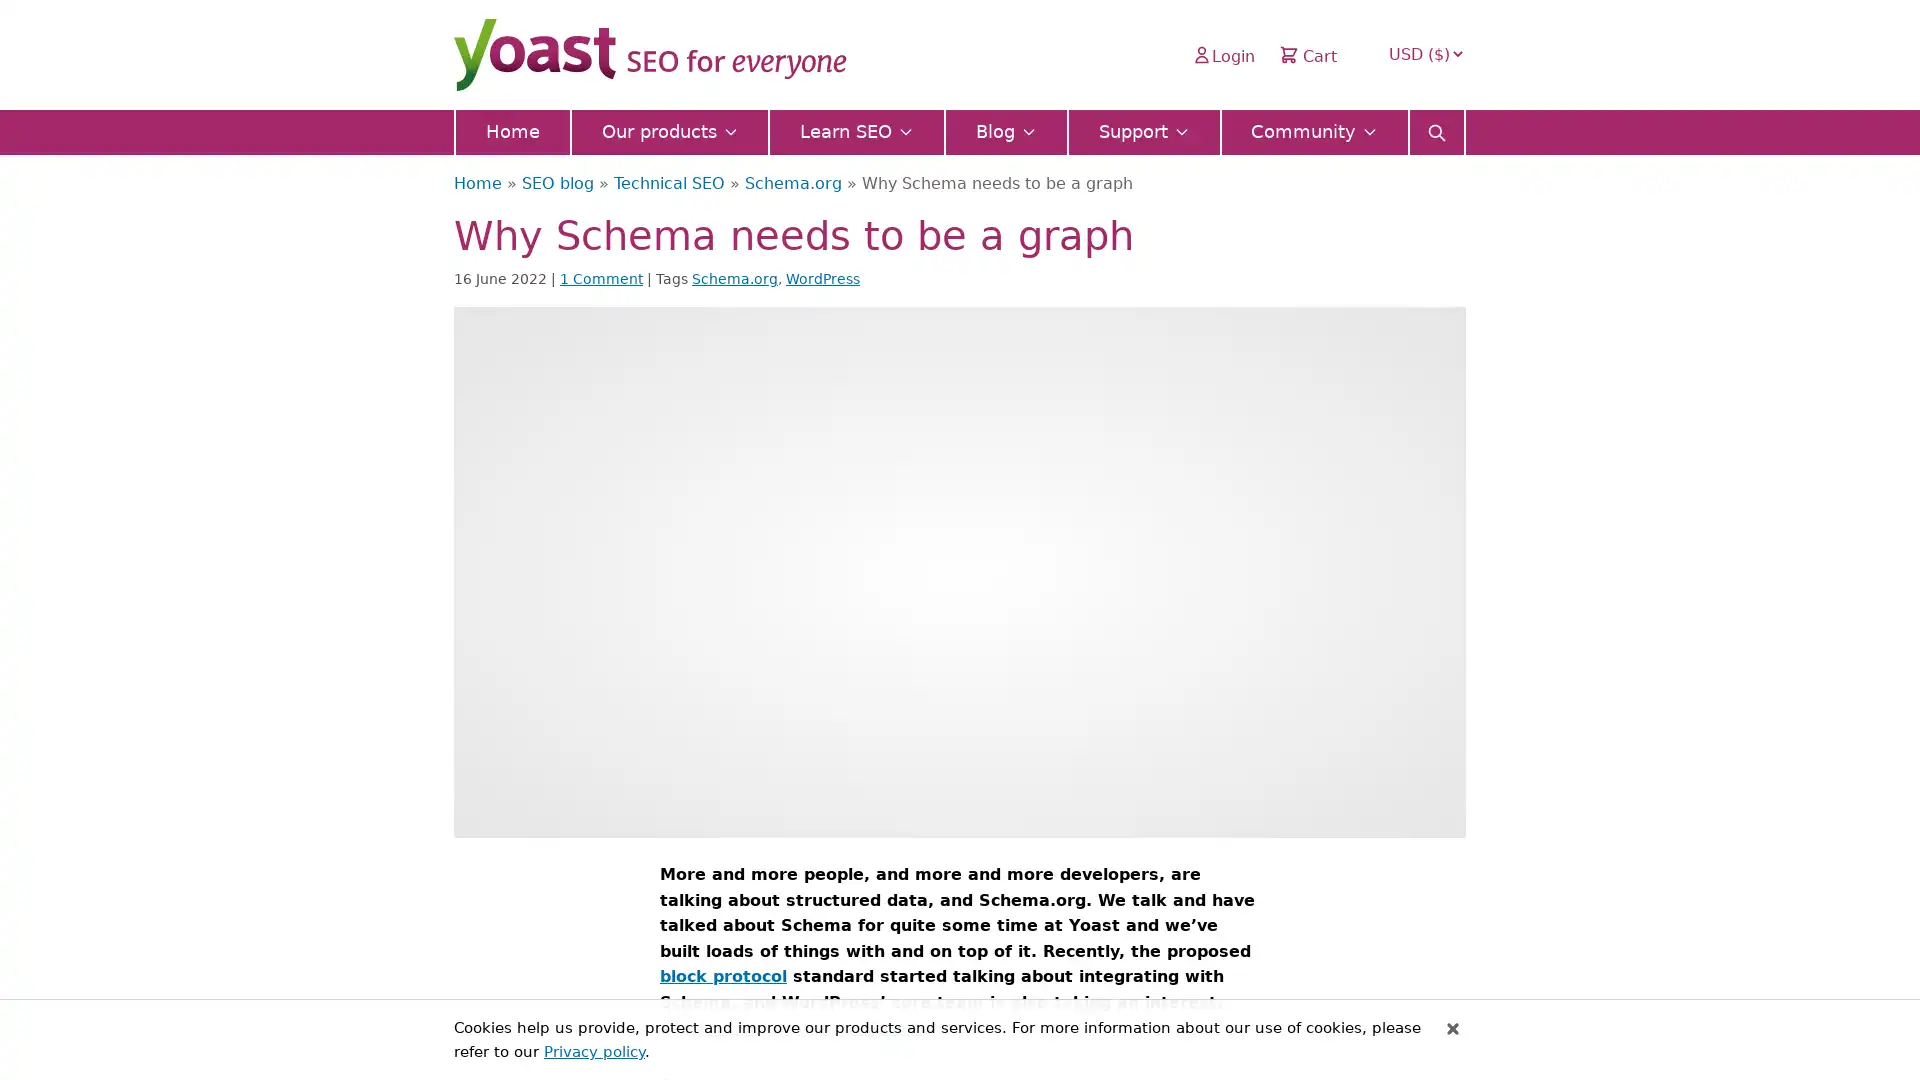 Image resolution: width=1920 pixels, height=1080 pixels. Describe the element at coordinates (1435, 126) in the screenshot. I see `Open search box` at that location.